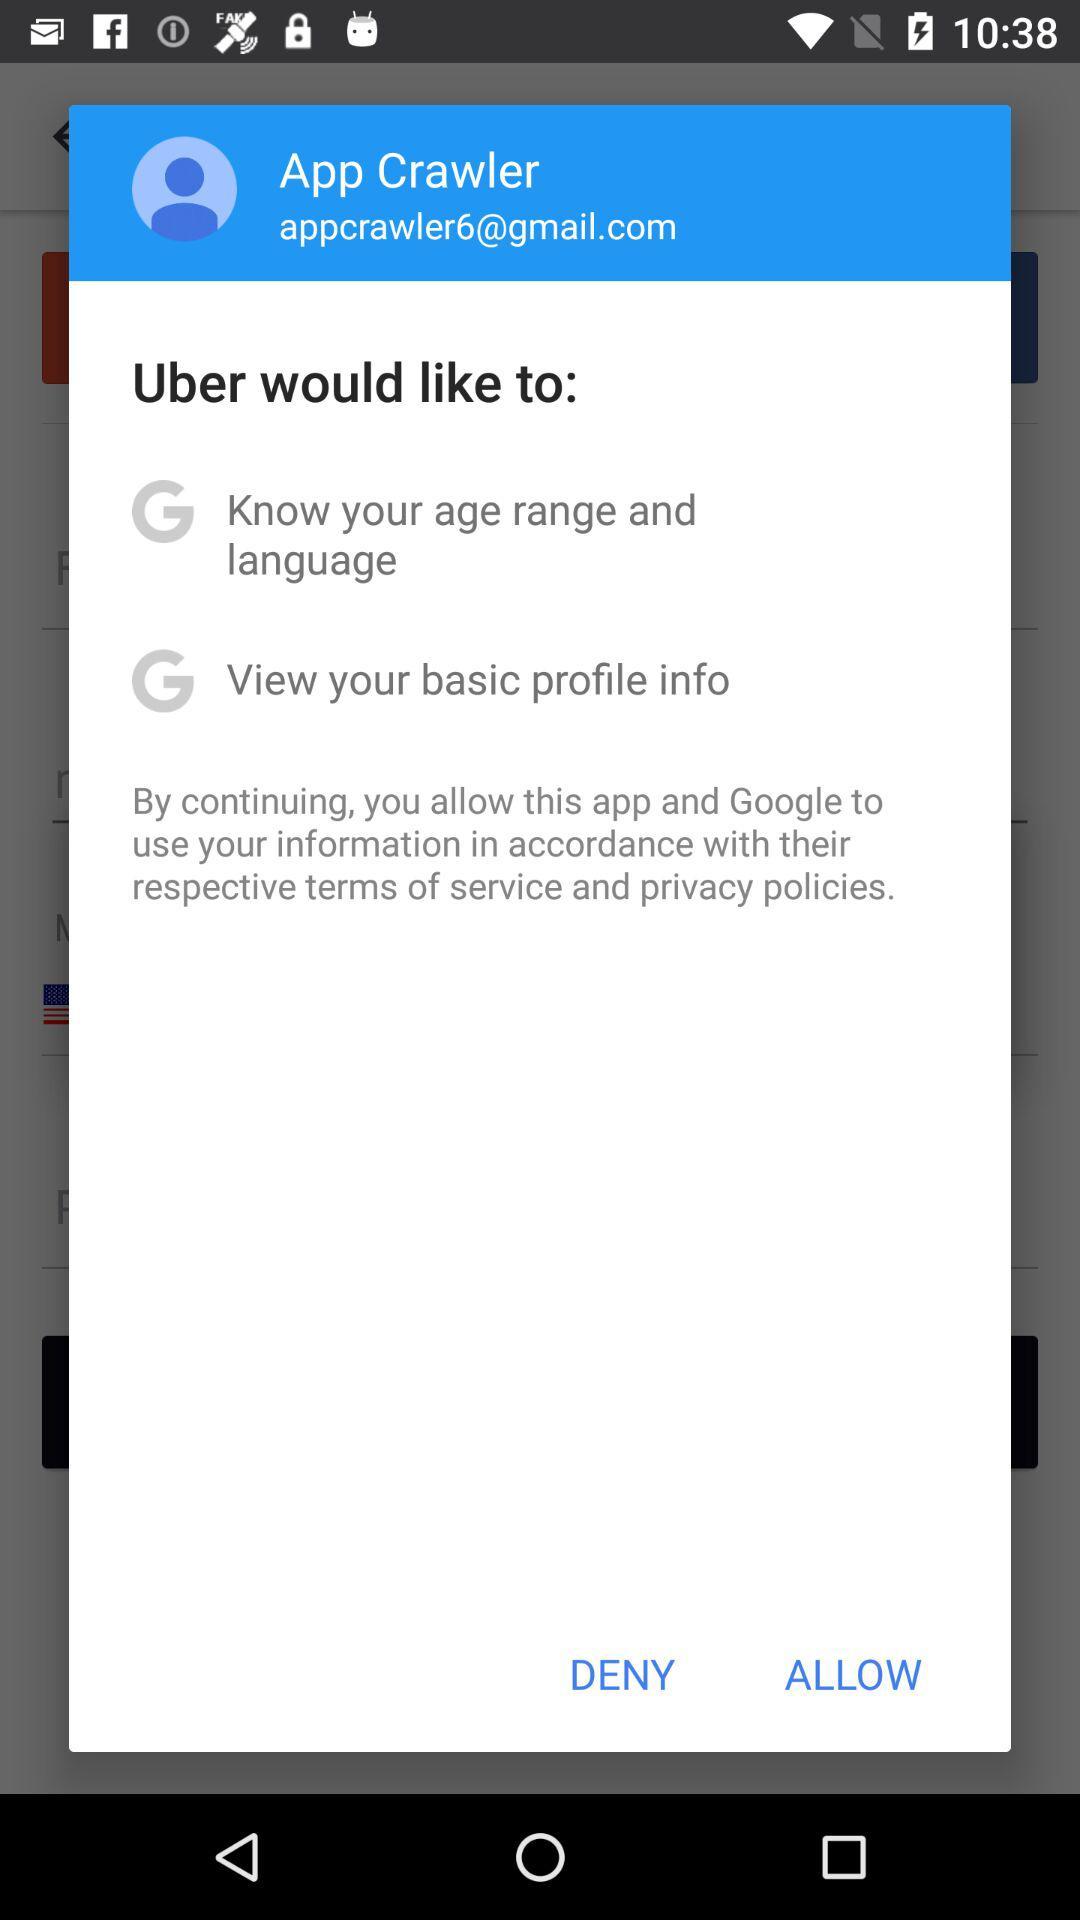  I want to click on the view your basic icon, so click(478, 677).